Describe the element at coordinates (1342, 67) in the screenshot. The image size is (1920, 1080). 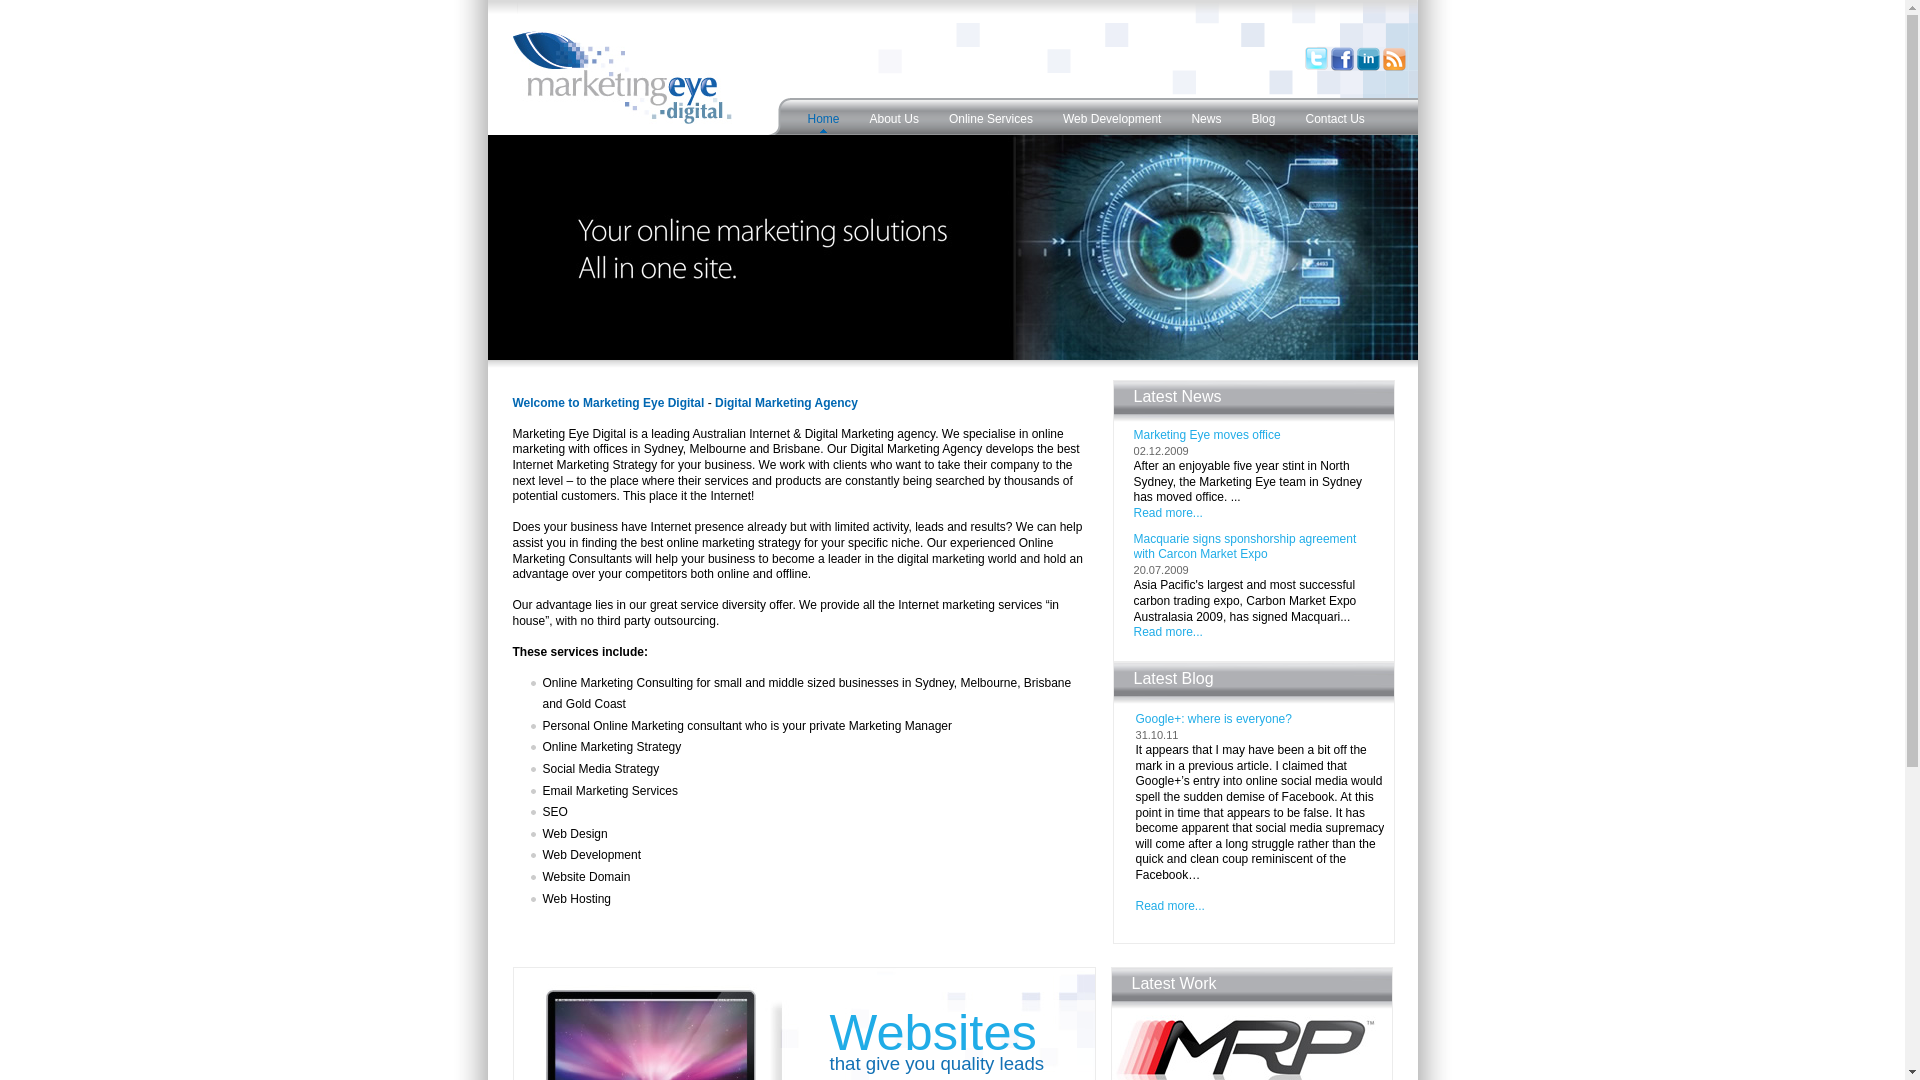
I see `'Find us on Facebook'` at that location.